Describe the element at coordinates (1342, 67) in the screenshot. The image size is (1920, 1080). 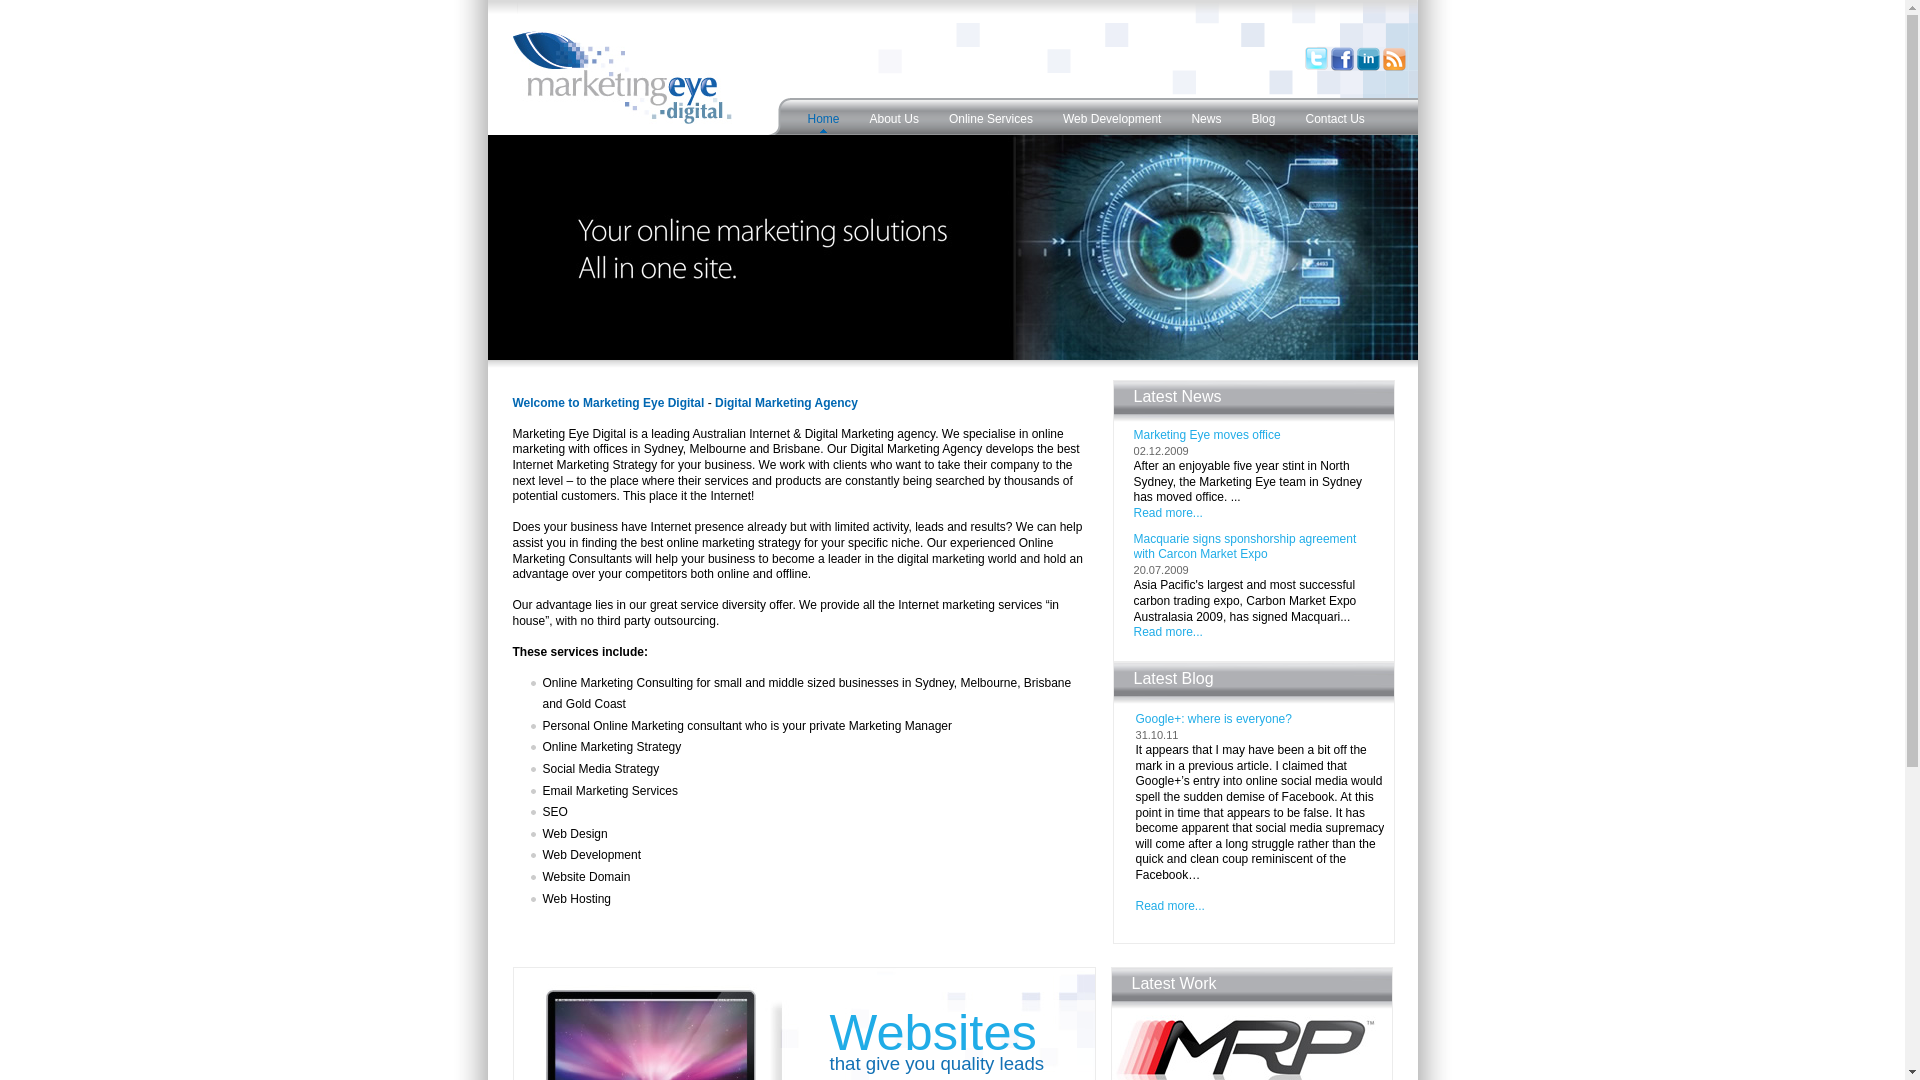
I see `'Find us on Facebook'` at that location.